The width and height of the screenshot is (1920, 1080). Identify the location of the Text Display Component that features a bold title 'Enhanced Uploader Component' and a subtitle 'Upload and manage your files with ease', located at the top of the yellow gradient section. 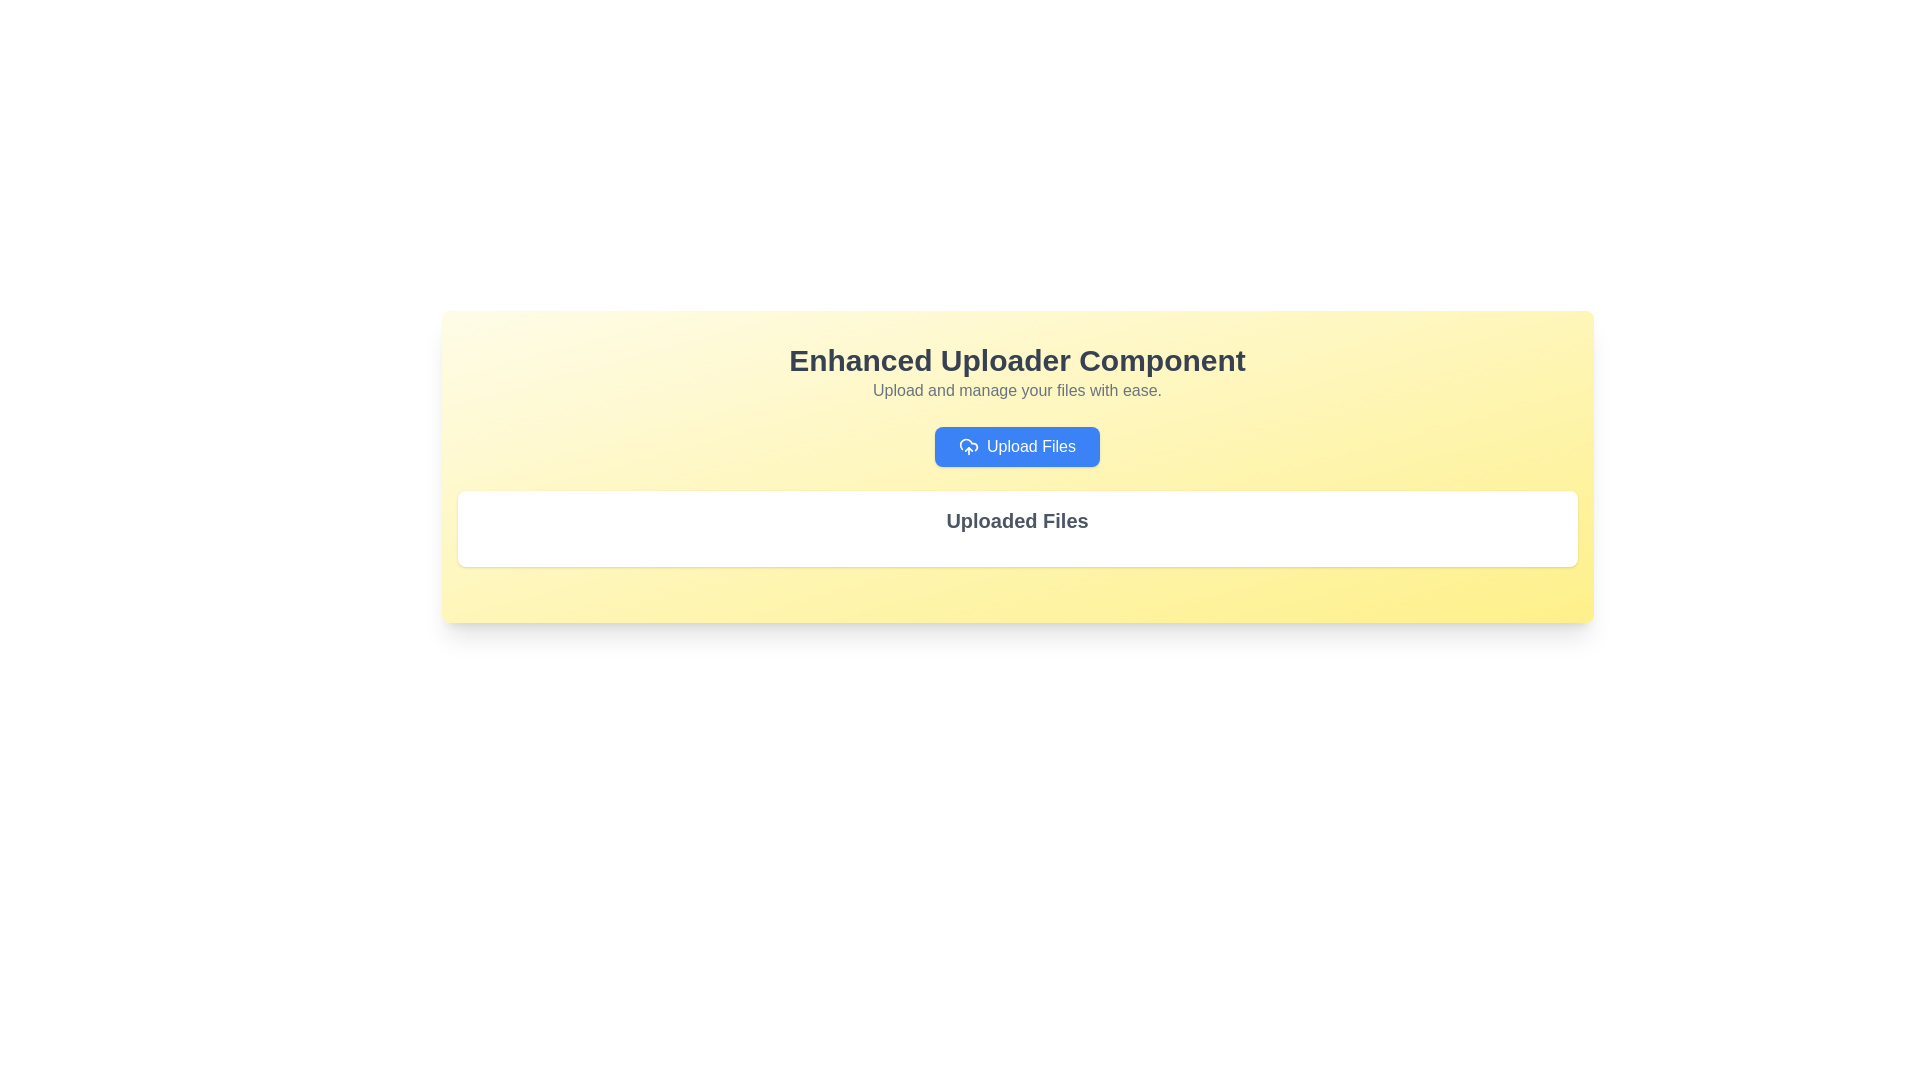
(1017, 373).